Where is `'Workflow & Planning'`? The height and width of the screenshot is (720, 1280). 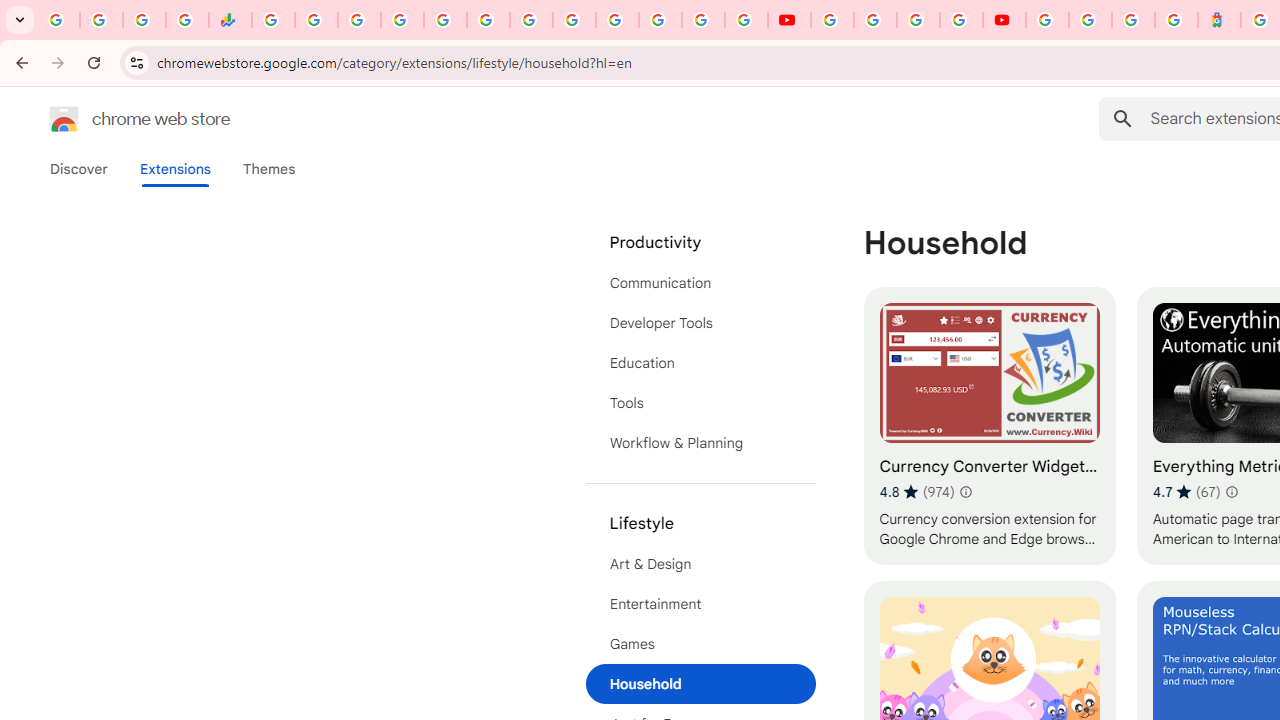 'Workflow & Planning' is located at coordinates (700, 442).